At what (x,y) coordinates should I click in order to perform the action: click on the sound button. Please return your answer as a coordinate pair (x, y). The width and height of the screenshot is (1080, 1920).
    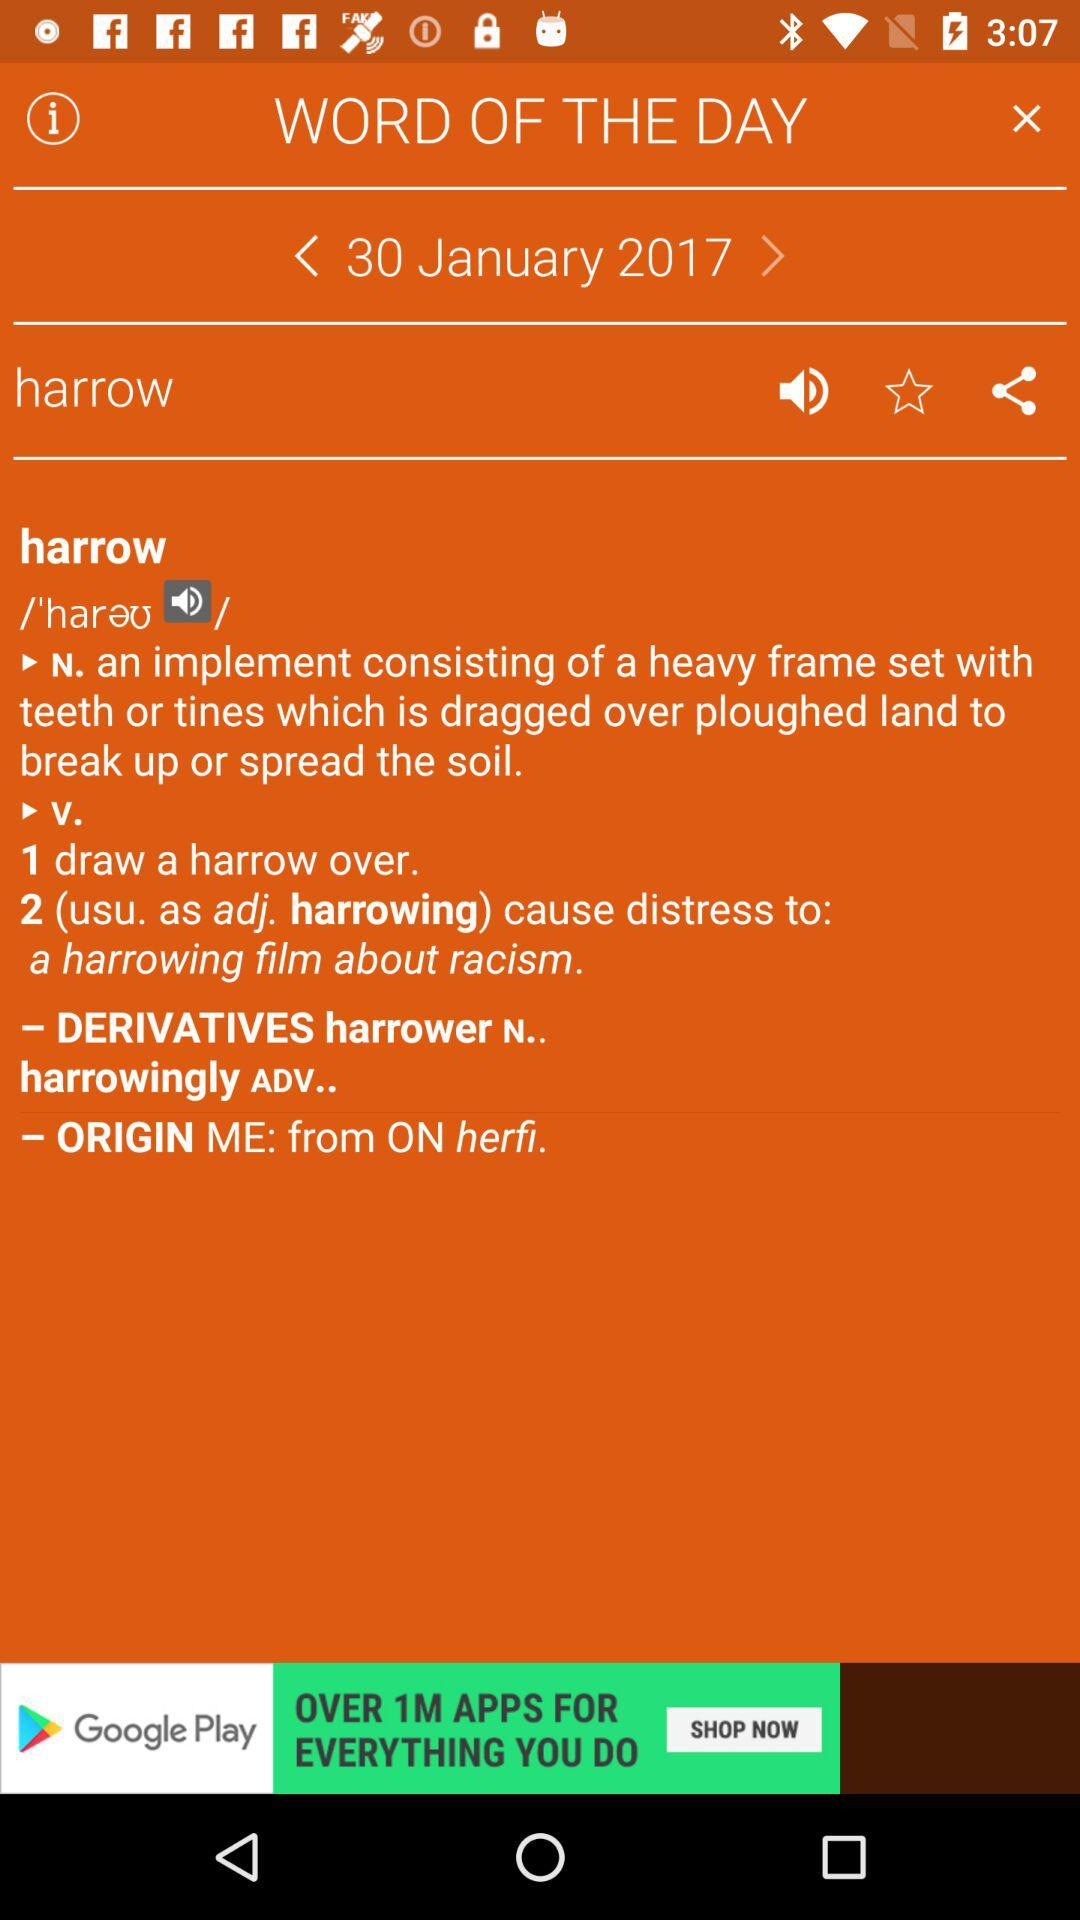
    Looking at the image, I should click on (802, 390).